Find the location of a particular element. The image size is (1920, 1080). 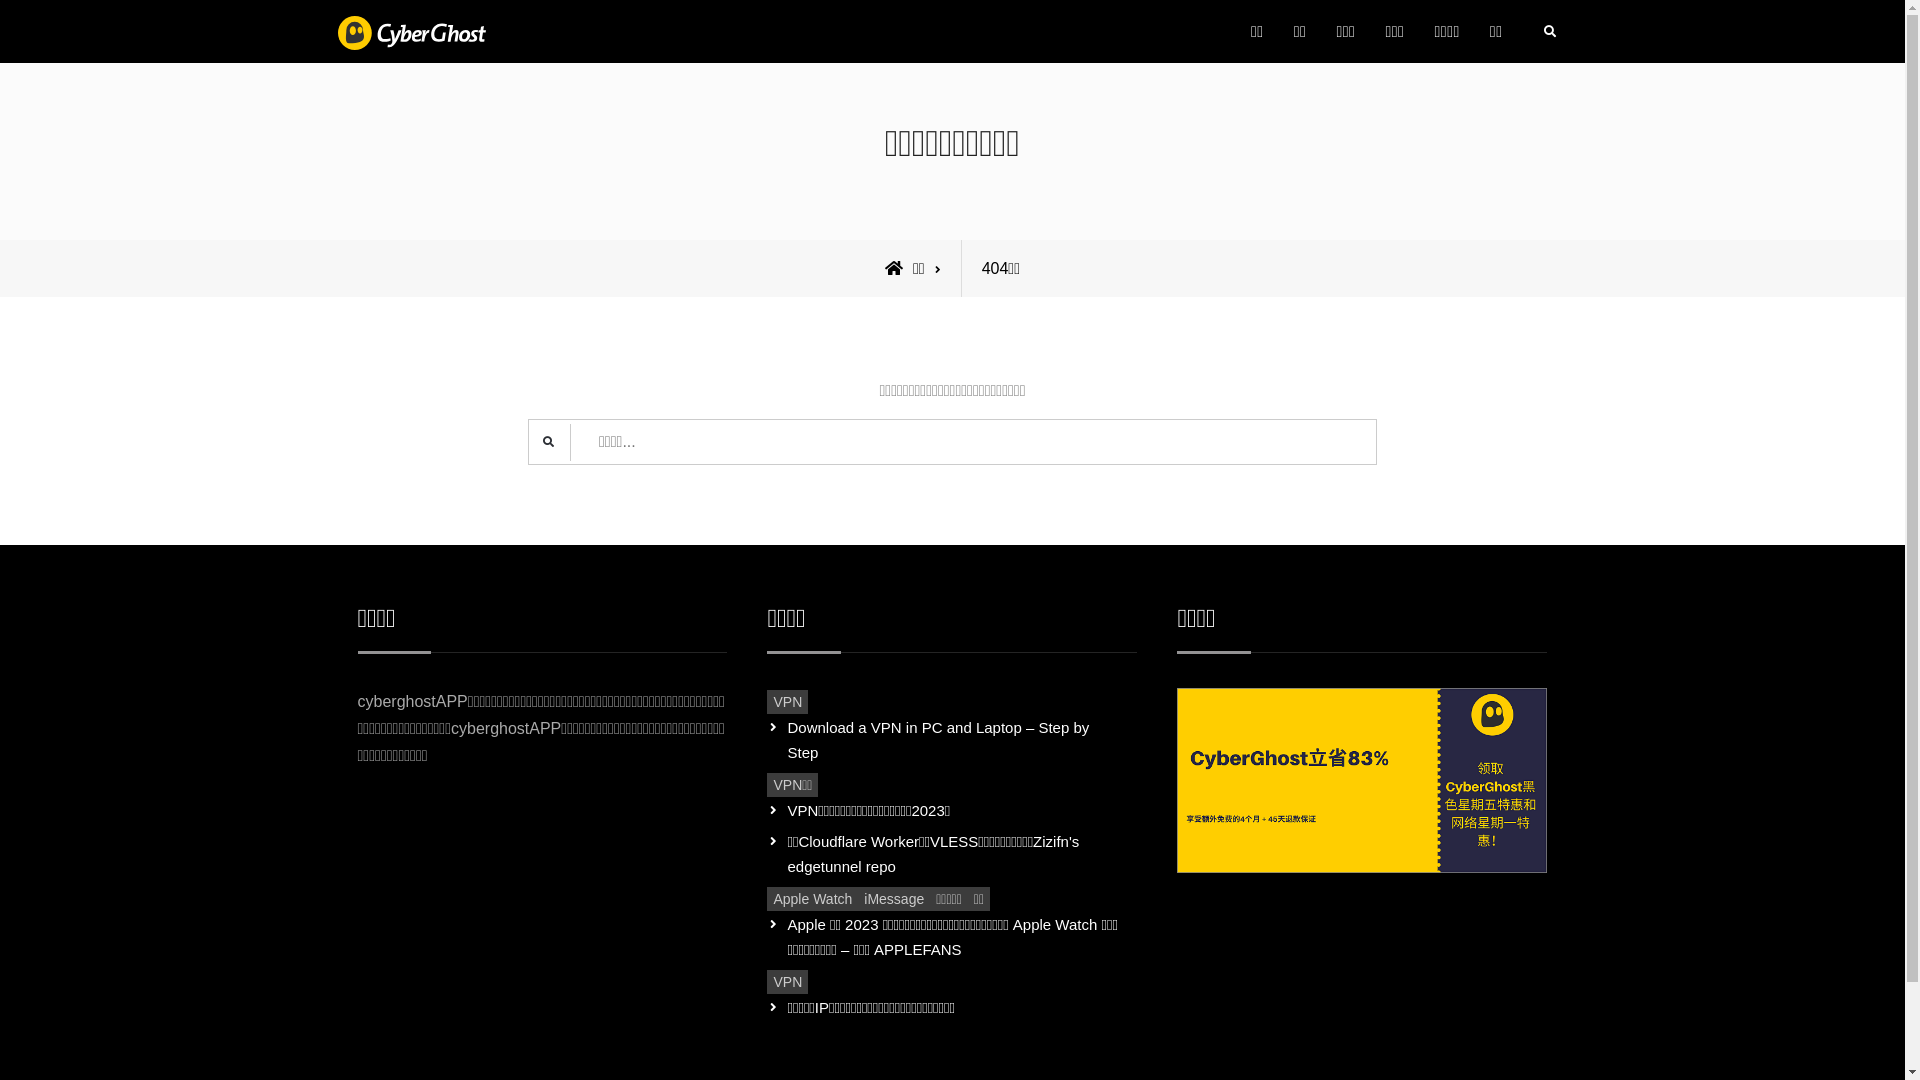

'cyberghostAPP' is located at coordinates (597, 49).